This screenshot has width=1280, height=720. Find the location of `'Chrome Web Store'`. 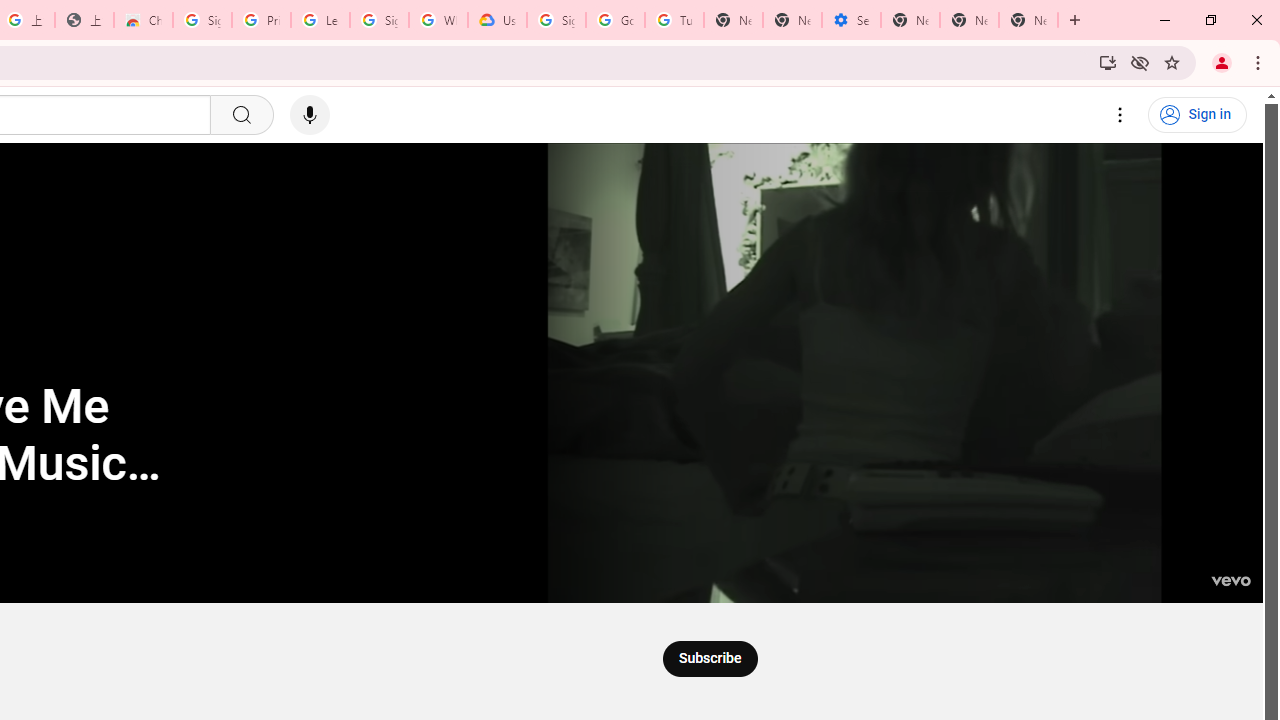

'Chrome Web Store' is located at coordinates (142, 20).